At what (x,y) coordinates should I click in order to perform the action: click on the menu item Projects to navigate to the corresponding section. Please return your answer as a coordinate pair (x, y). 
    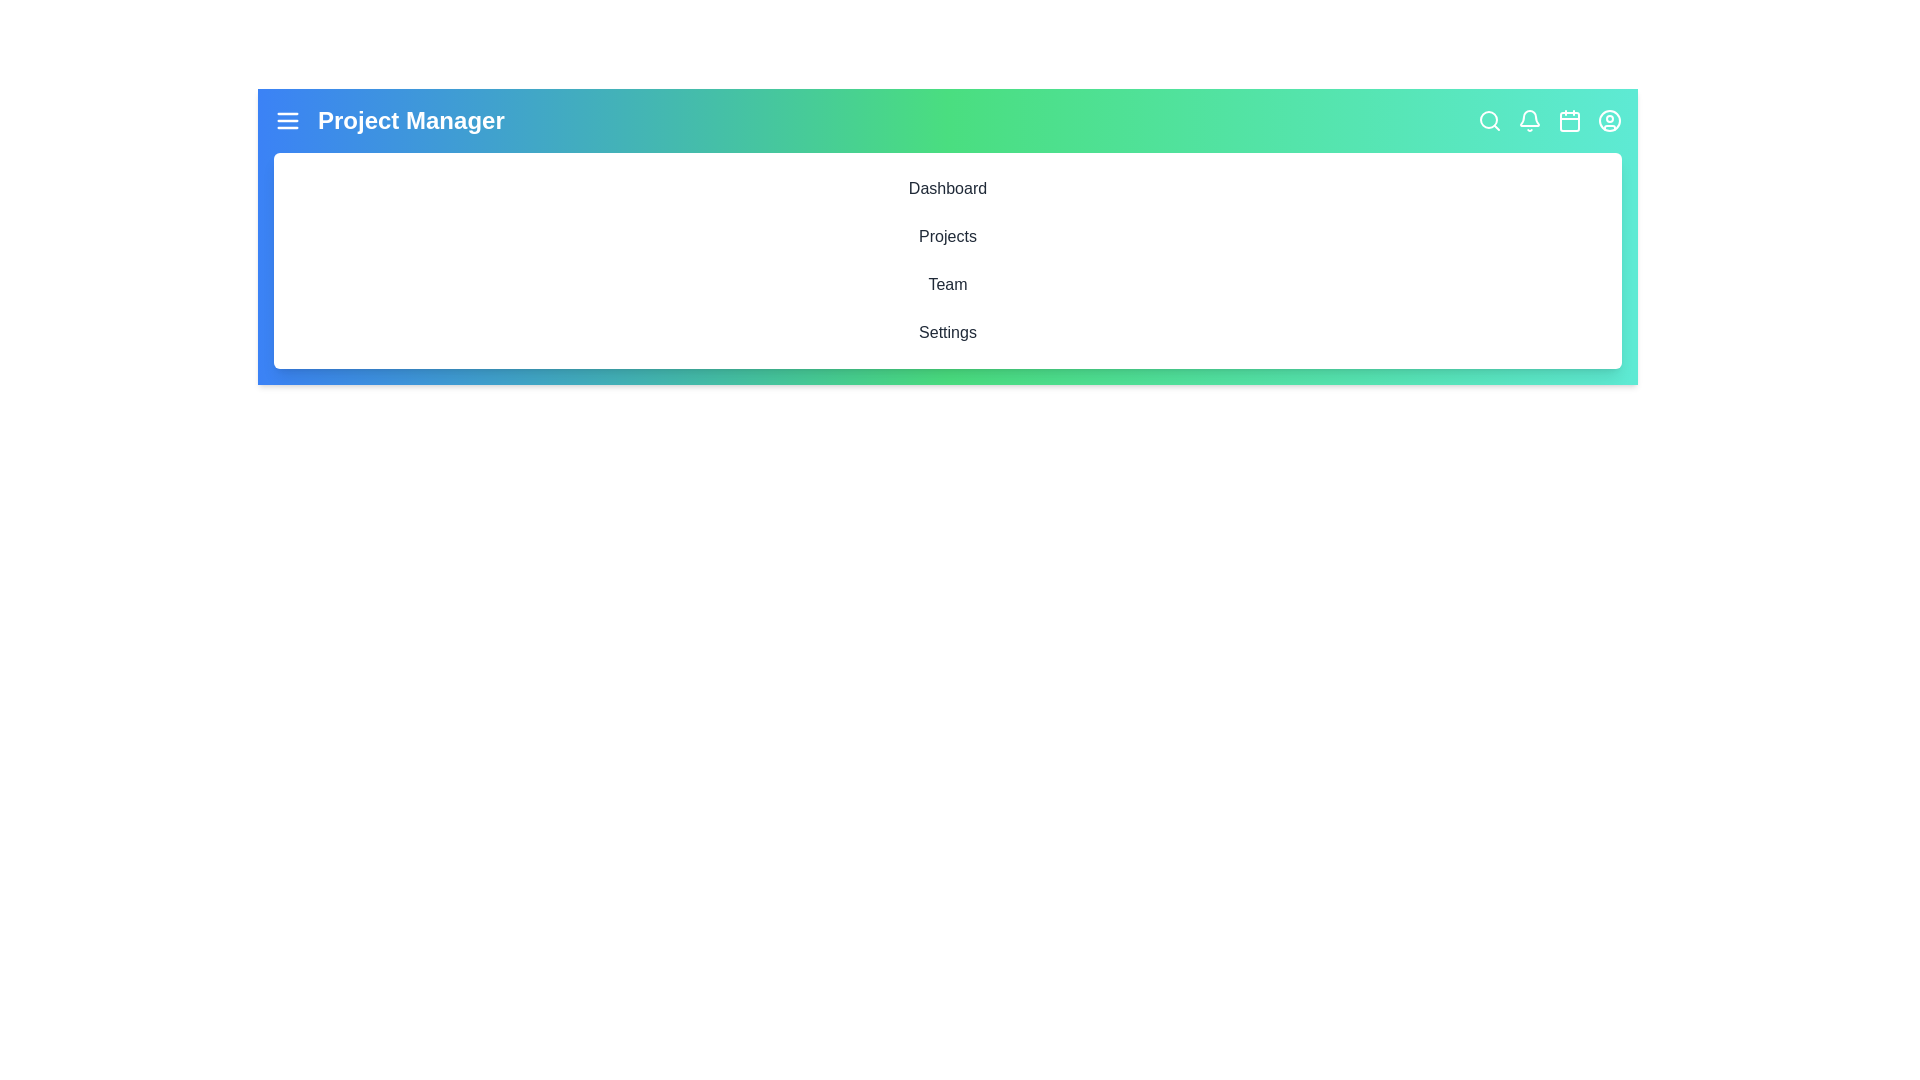
    Looking at the image, I should click on (947, 235).